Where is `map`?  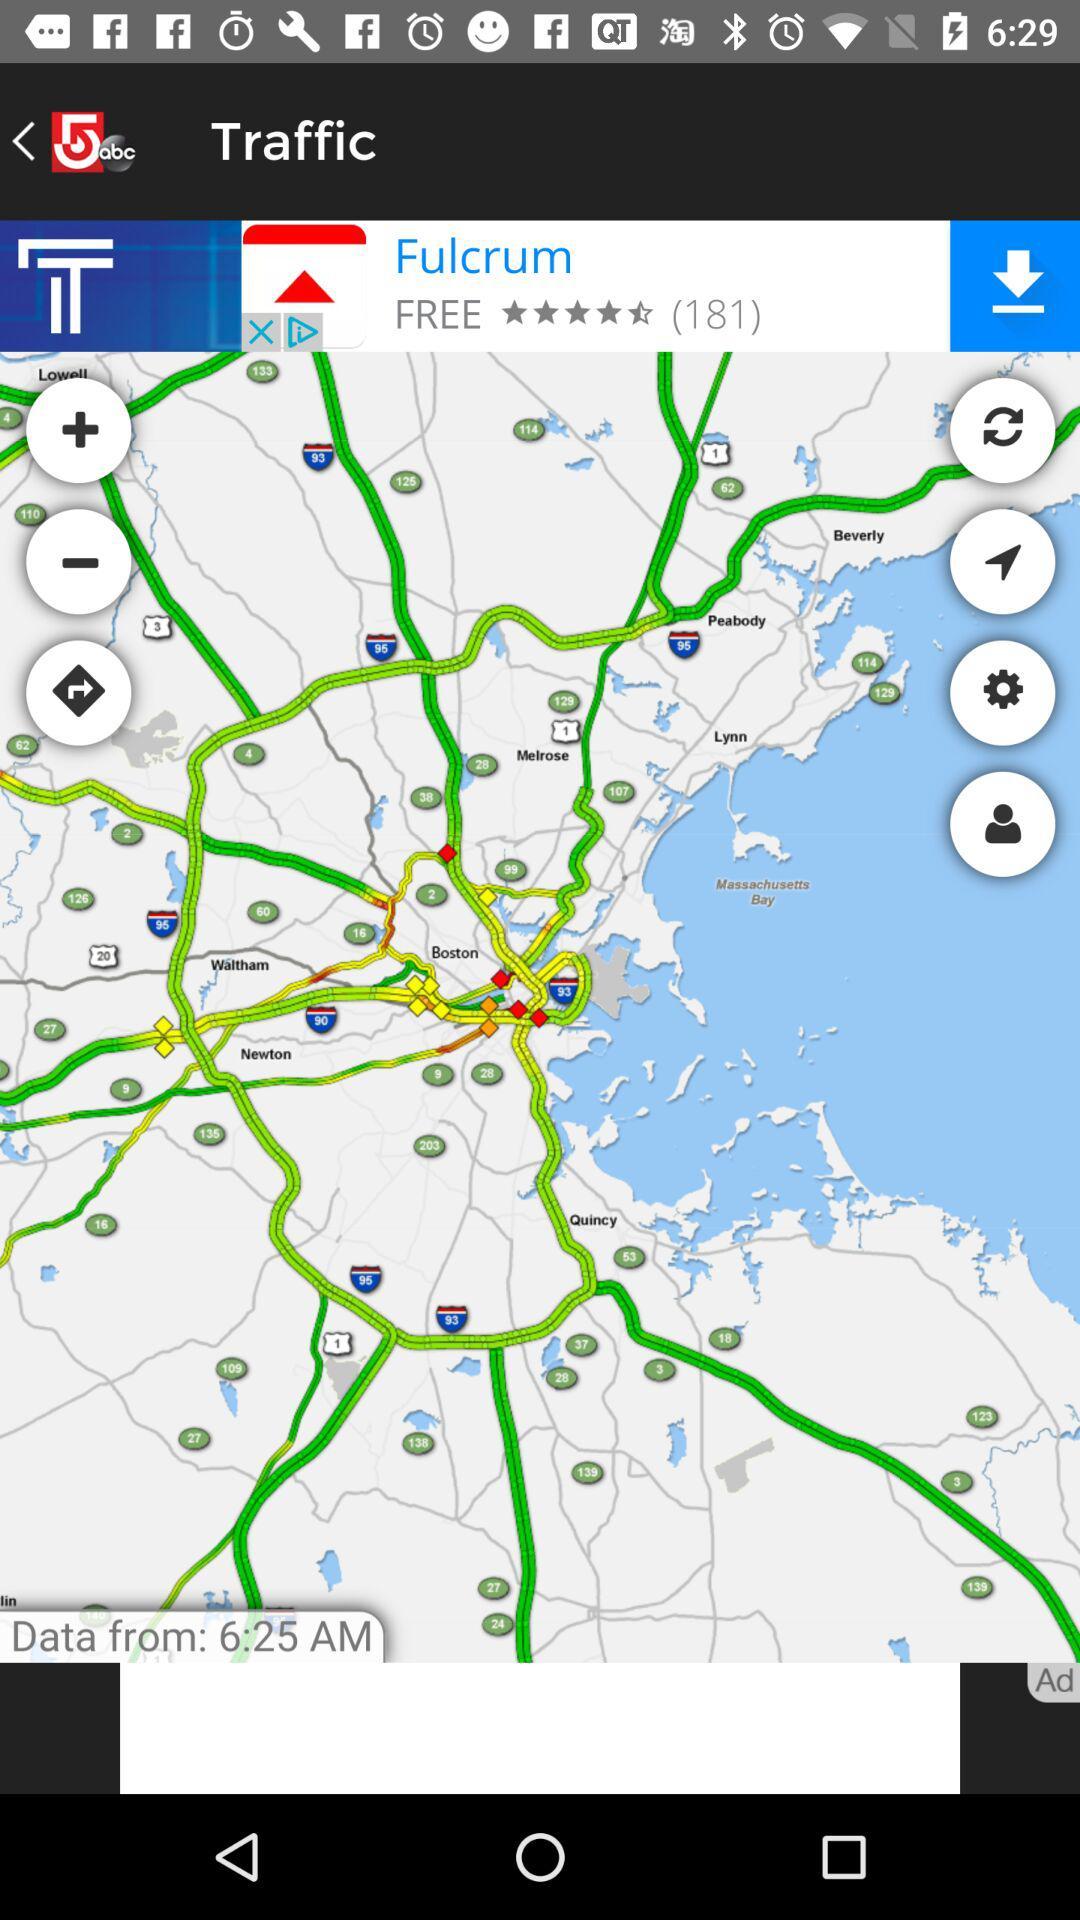 map is located at coordinates (540, 940).